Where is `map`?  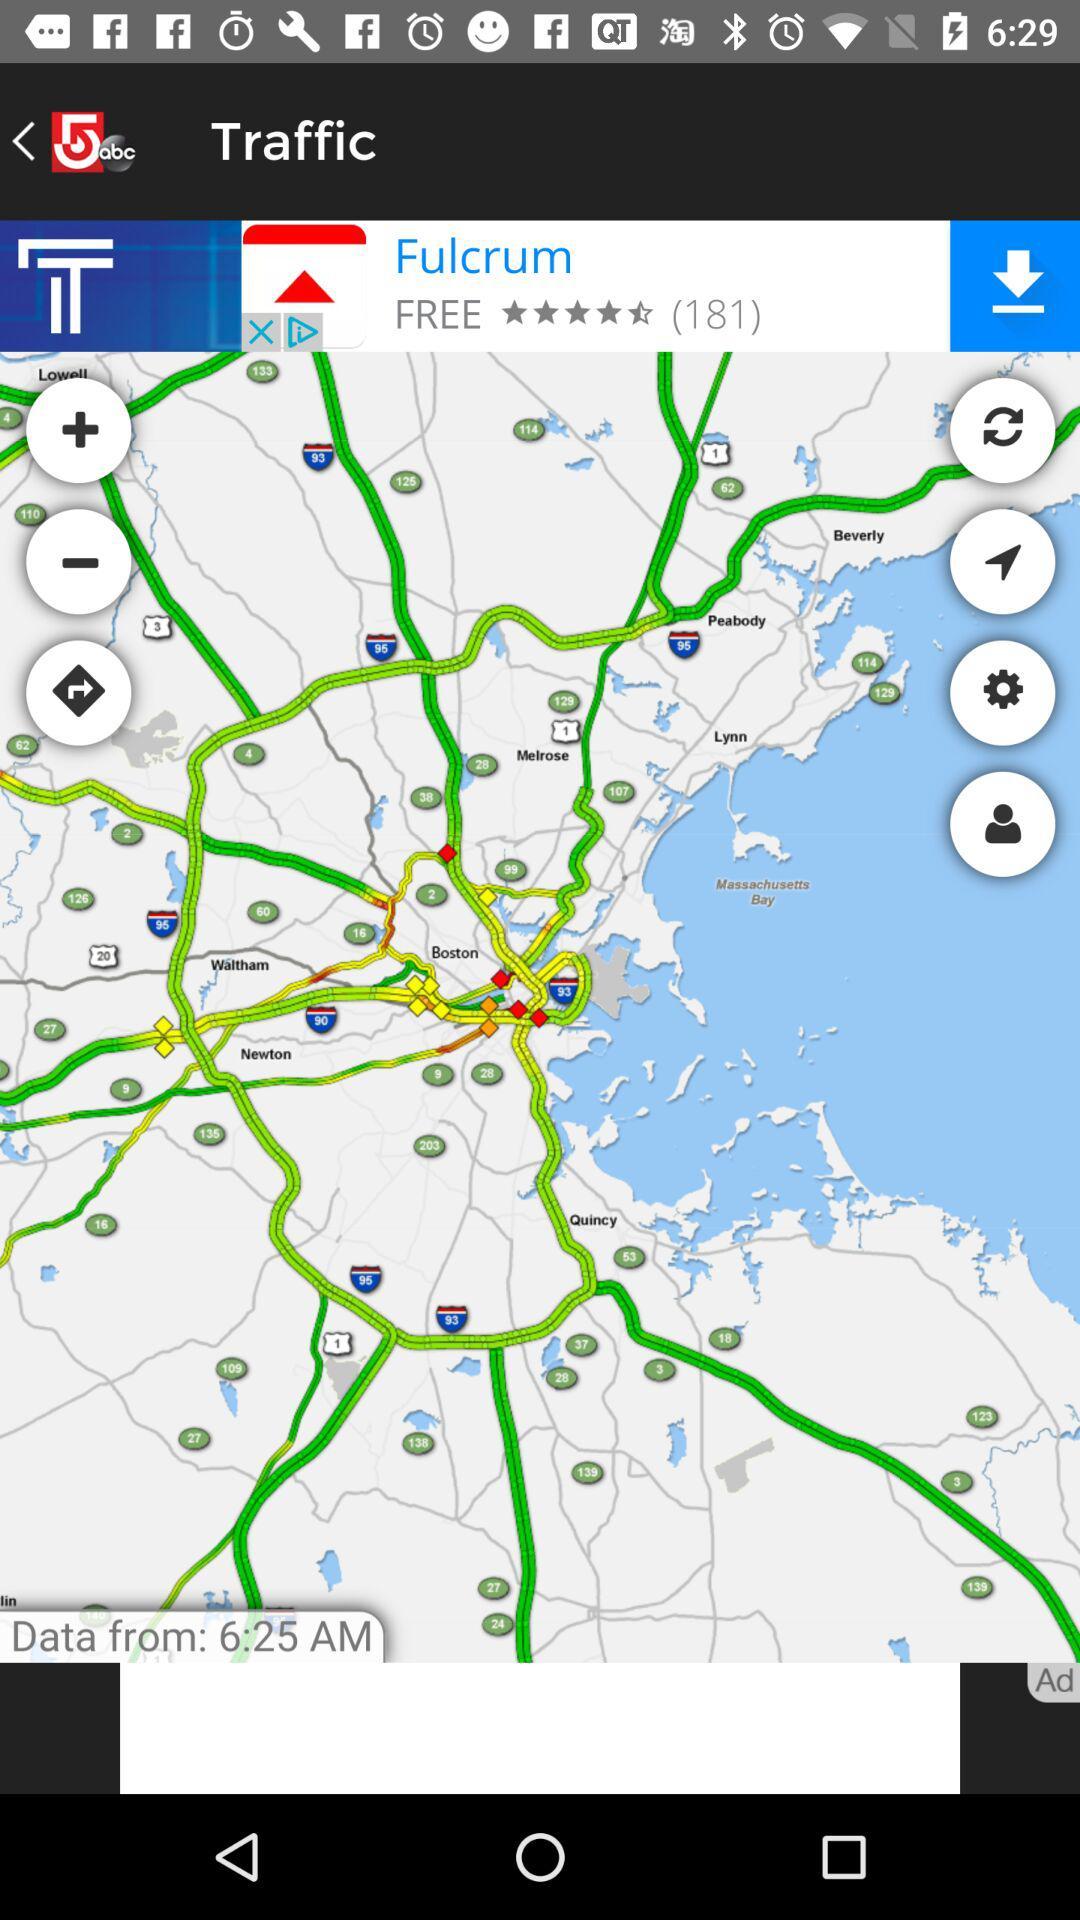 map is located at coordinates (540, 940).